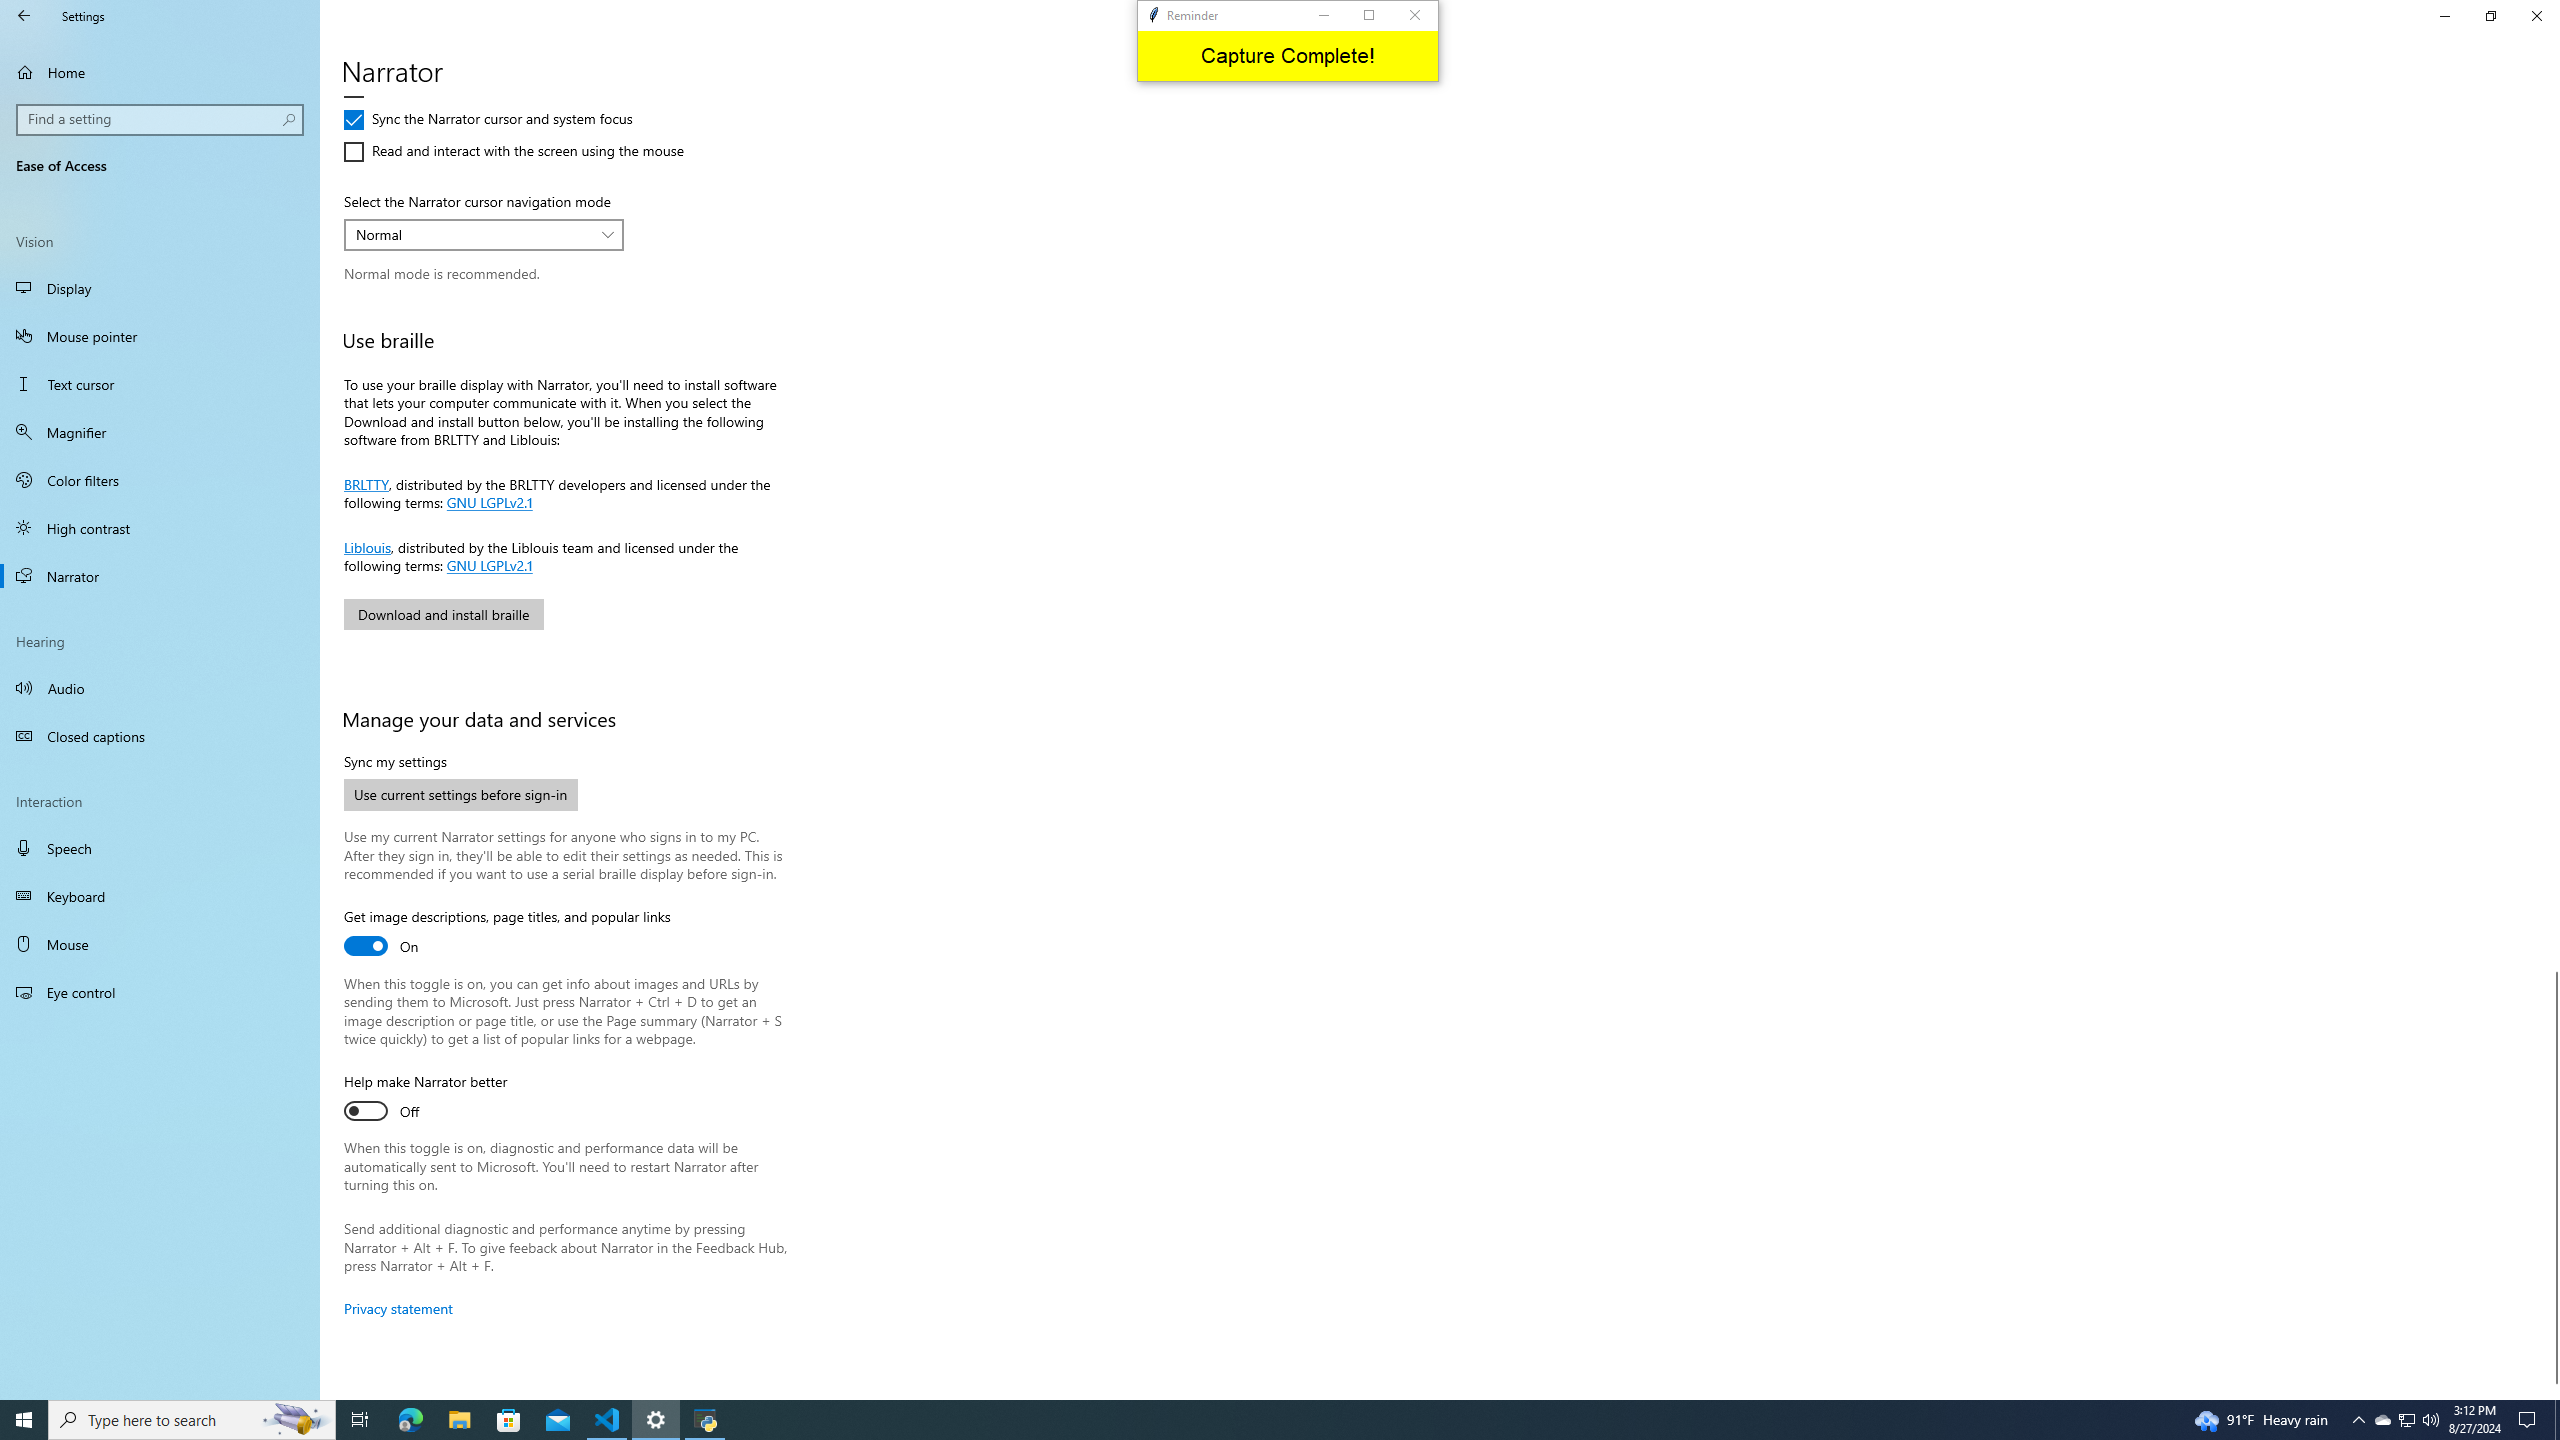 This screenshot has width=2560, height=1440. What do you see at coordinates (159, 336) in the screenshot?
I see `'Mouse pointer'` at bounding box center [159, 336].